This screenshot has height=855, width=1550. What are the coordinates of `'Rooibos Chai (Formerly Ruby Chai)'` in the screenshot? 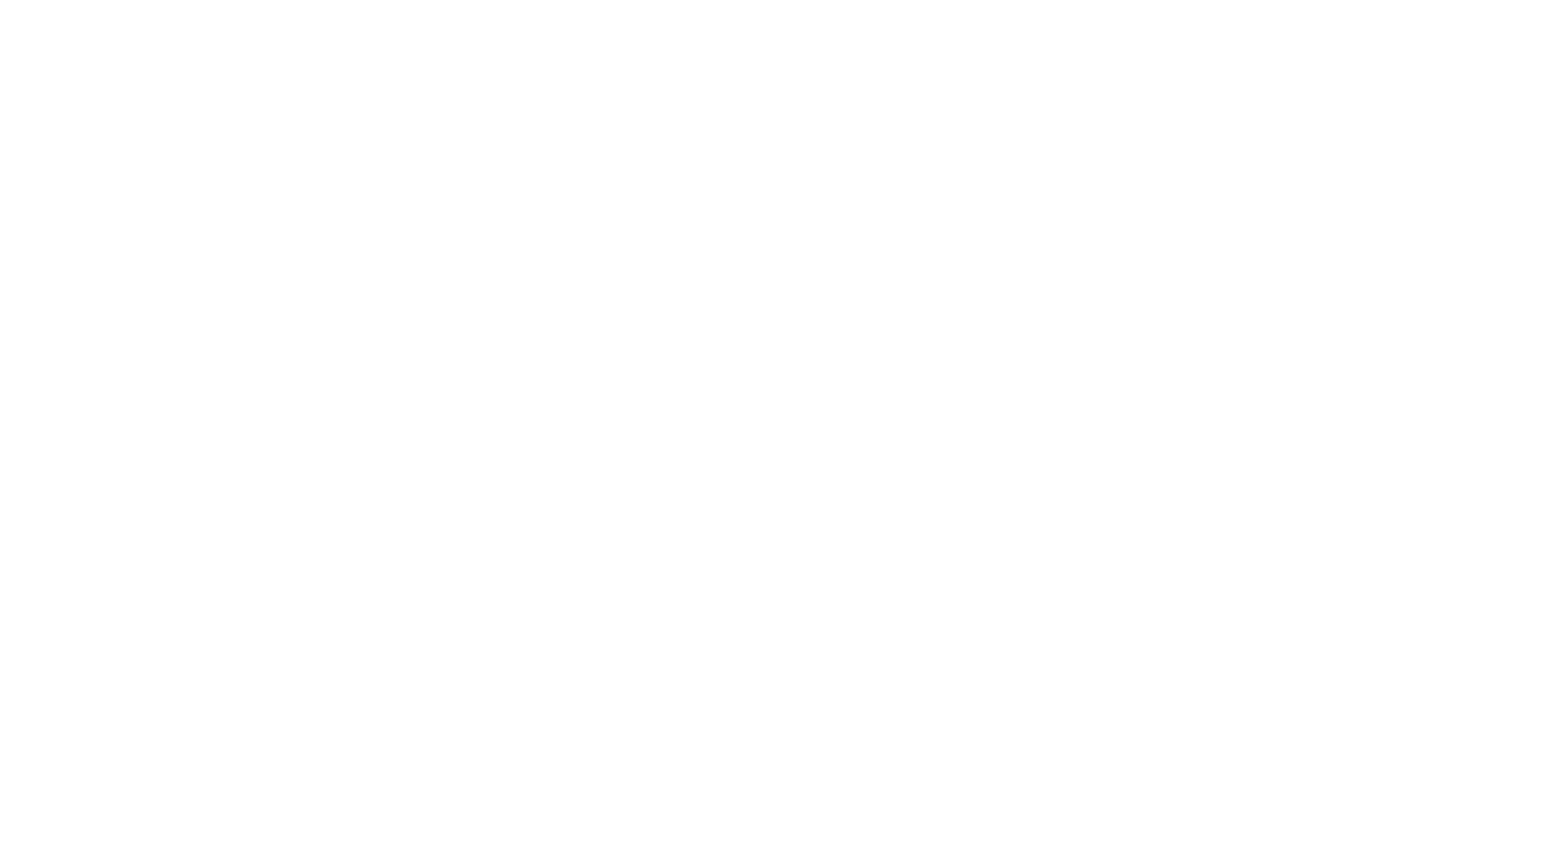 It's located at (1141, 380).